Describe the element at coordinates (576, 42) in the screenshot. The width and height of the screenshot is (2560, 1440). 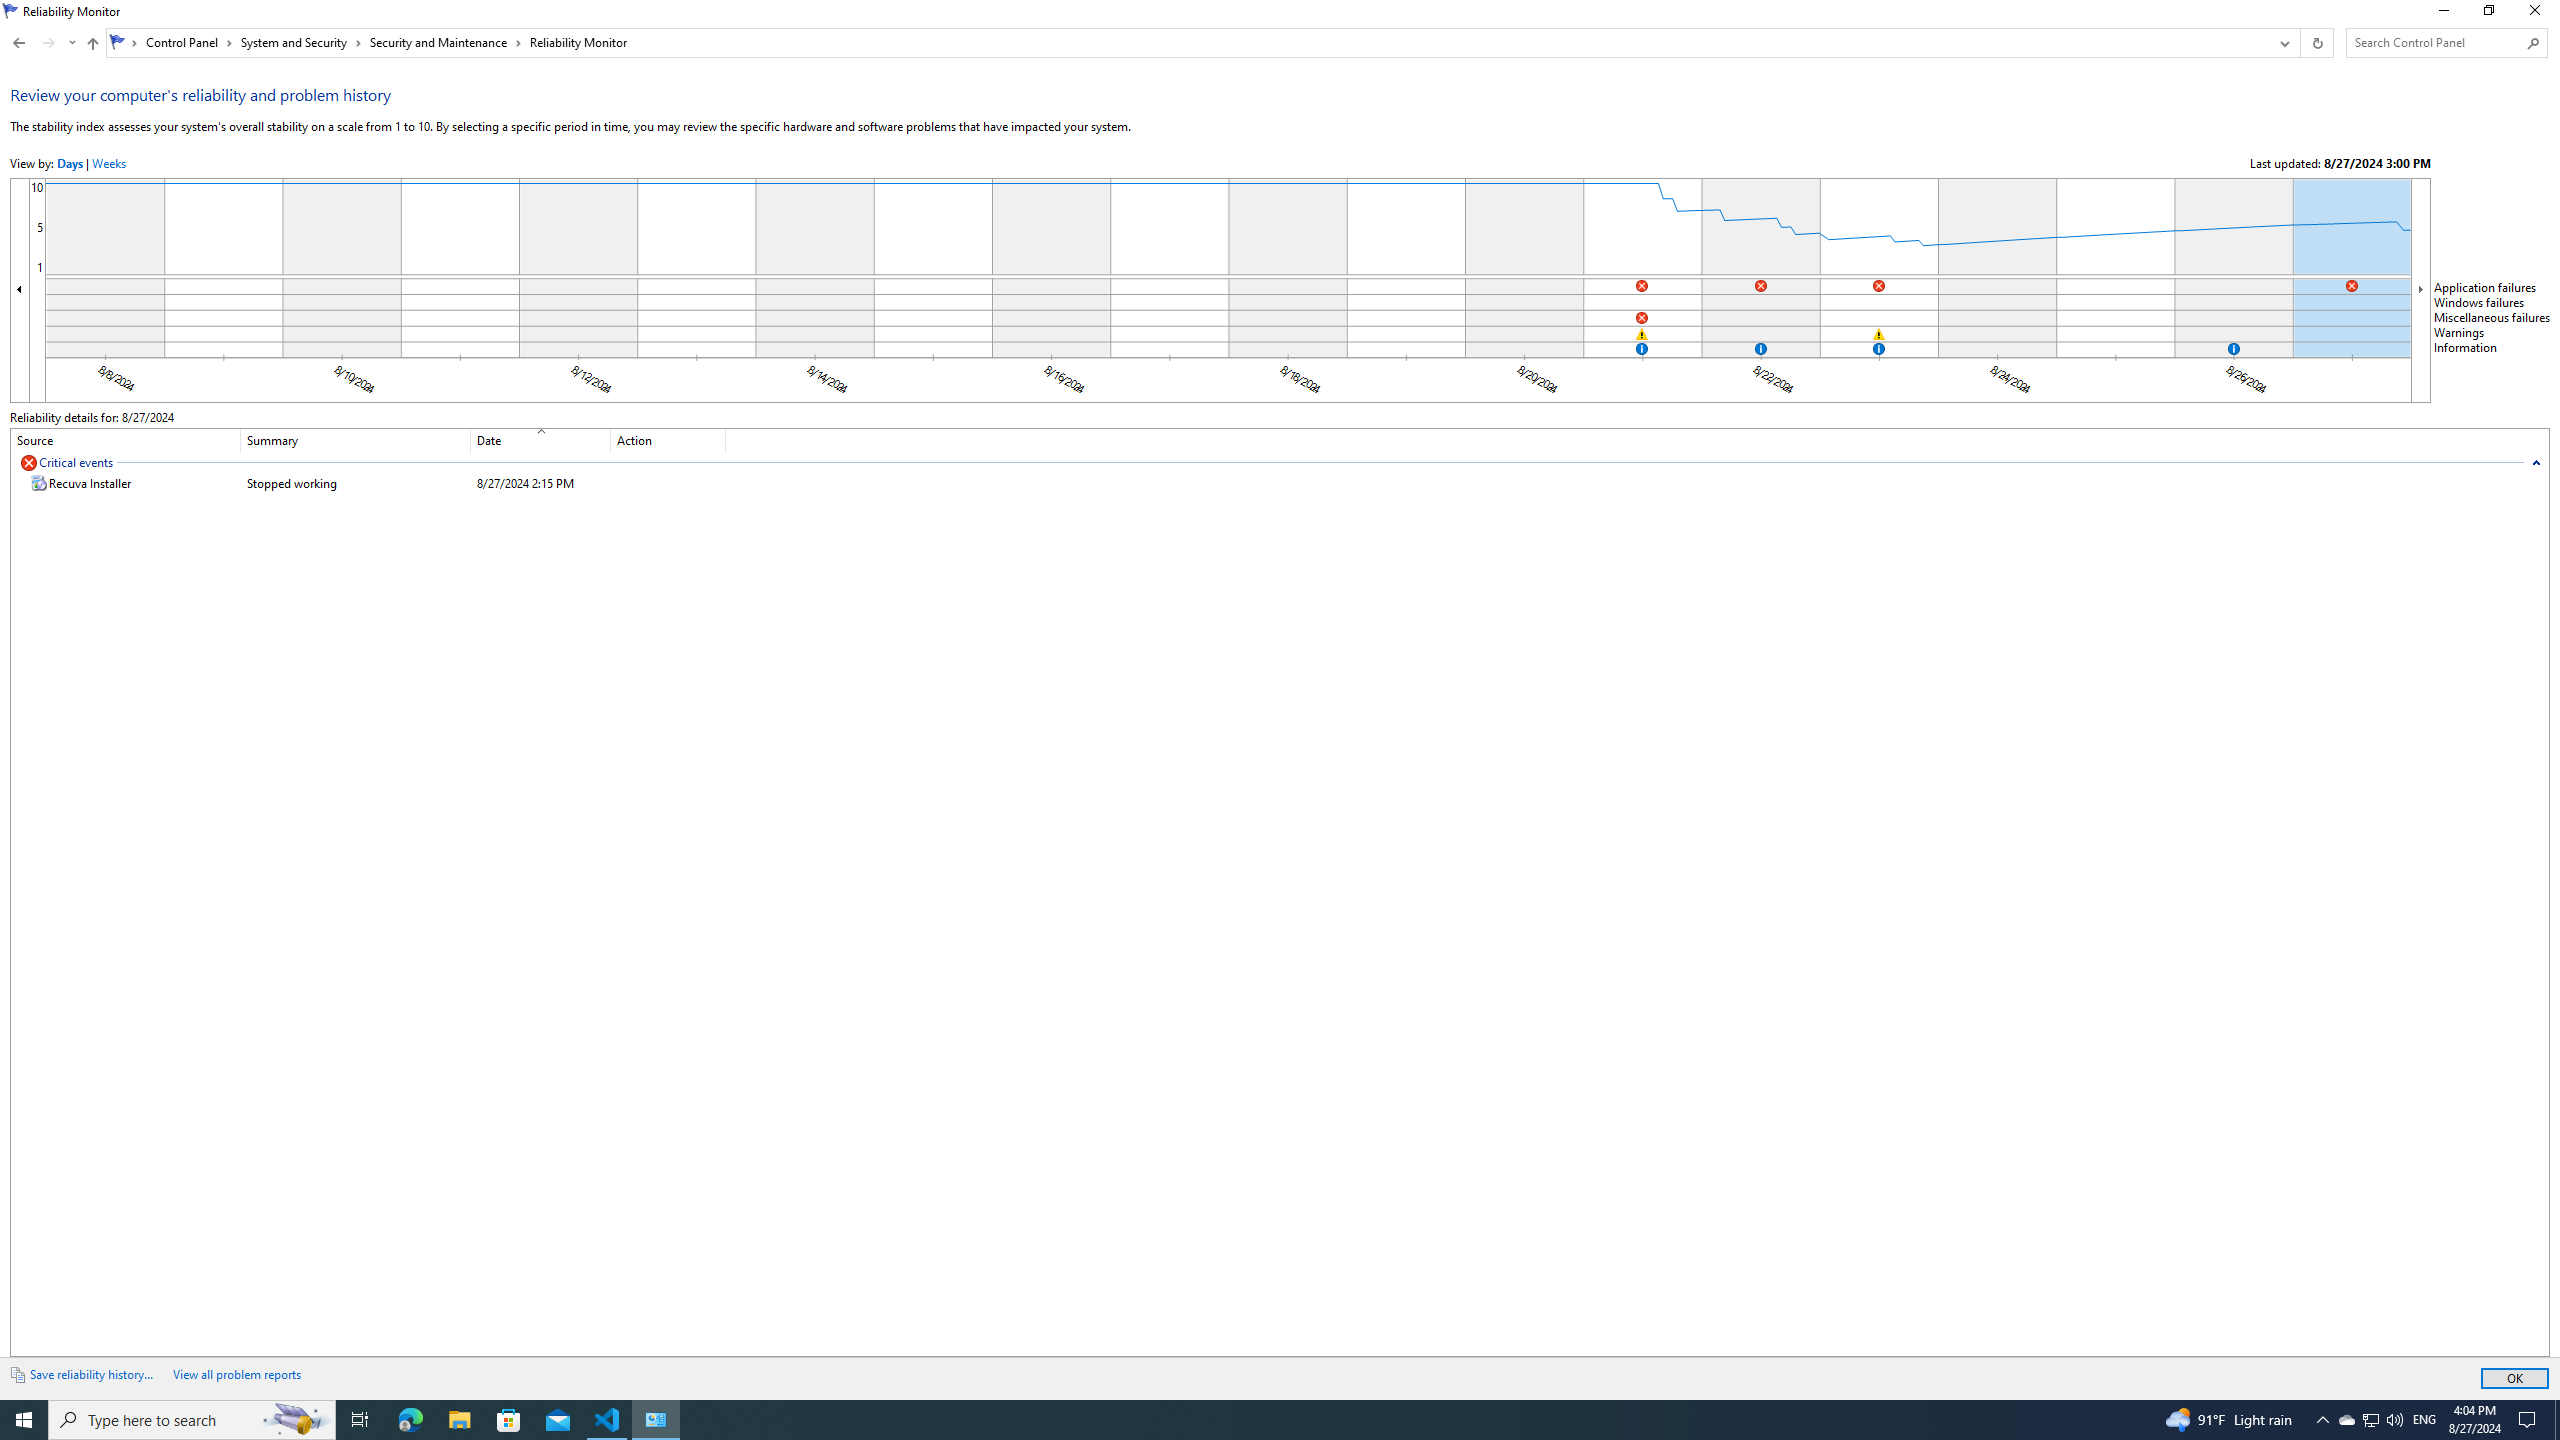
I see `'Reliability Monitor'` at that location.